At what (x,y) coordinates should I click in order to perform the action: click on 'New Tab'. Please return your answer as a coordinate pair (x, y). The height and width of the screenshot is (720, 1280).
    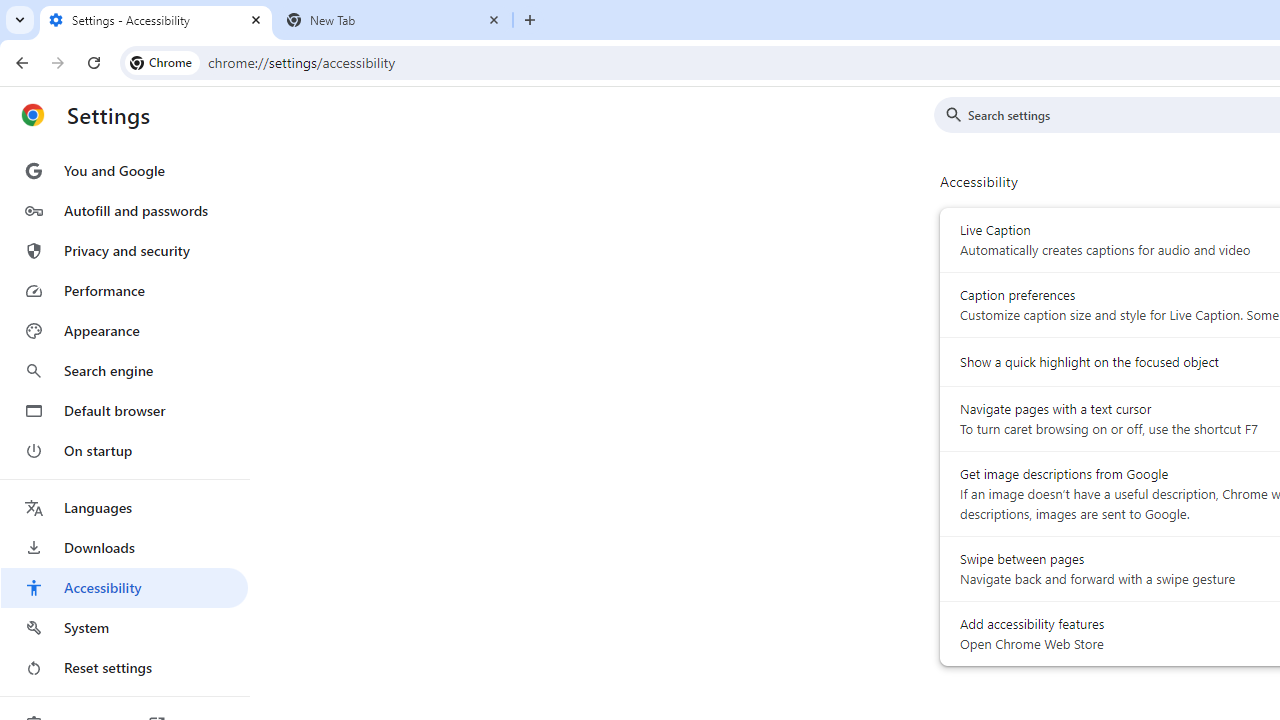
    Looking at the image, I should click on (394, 20).